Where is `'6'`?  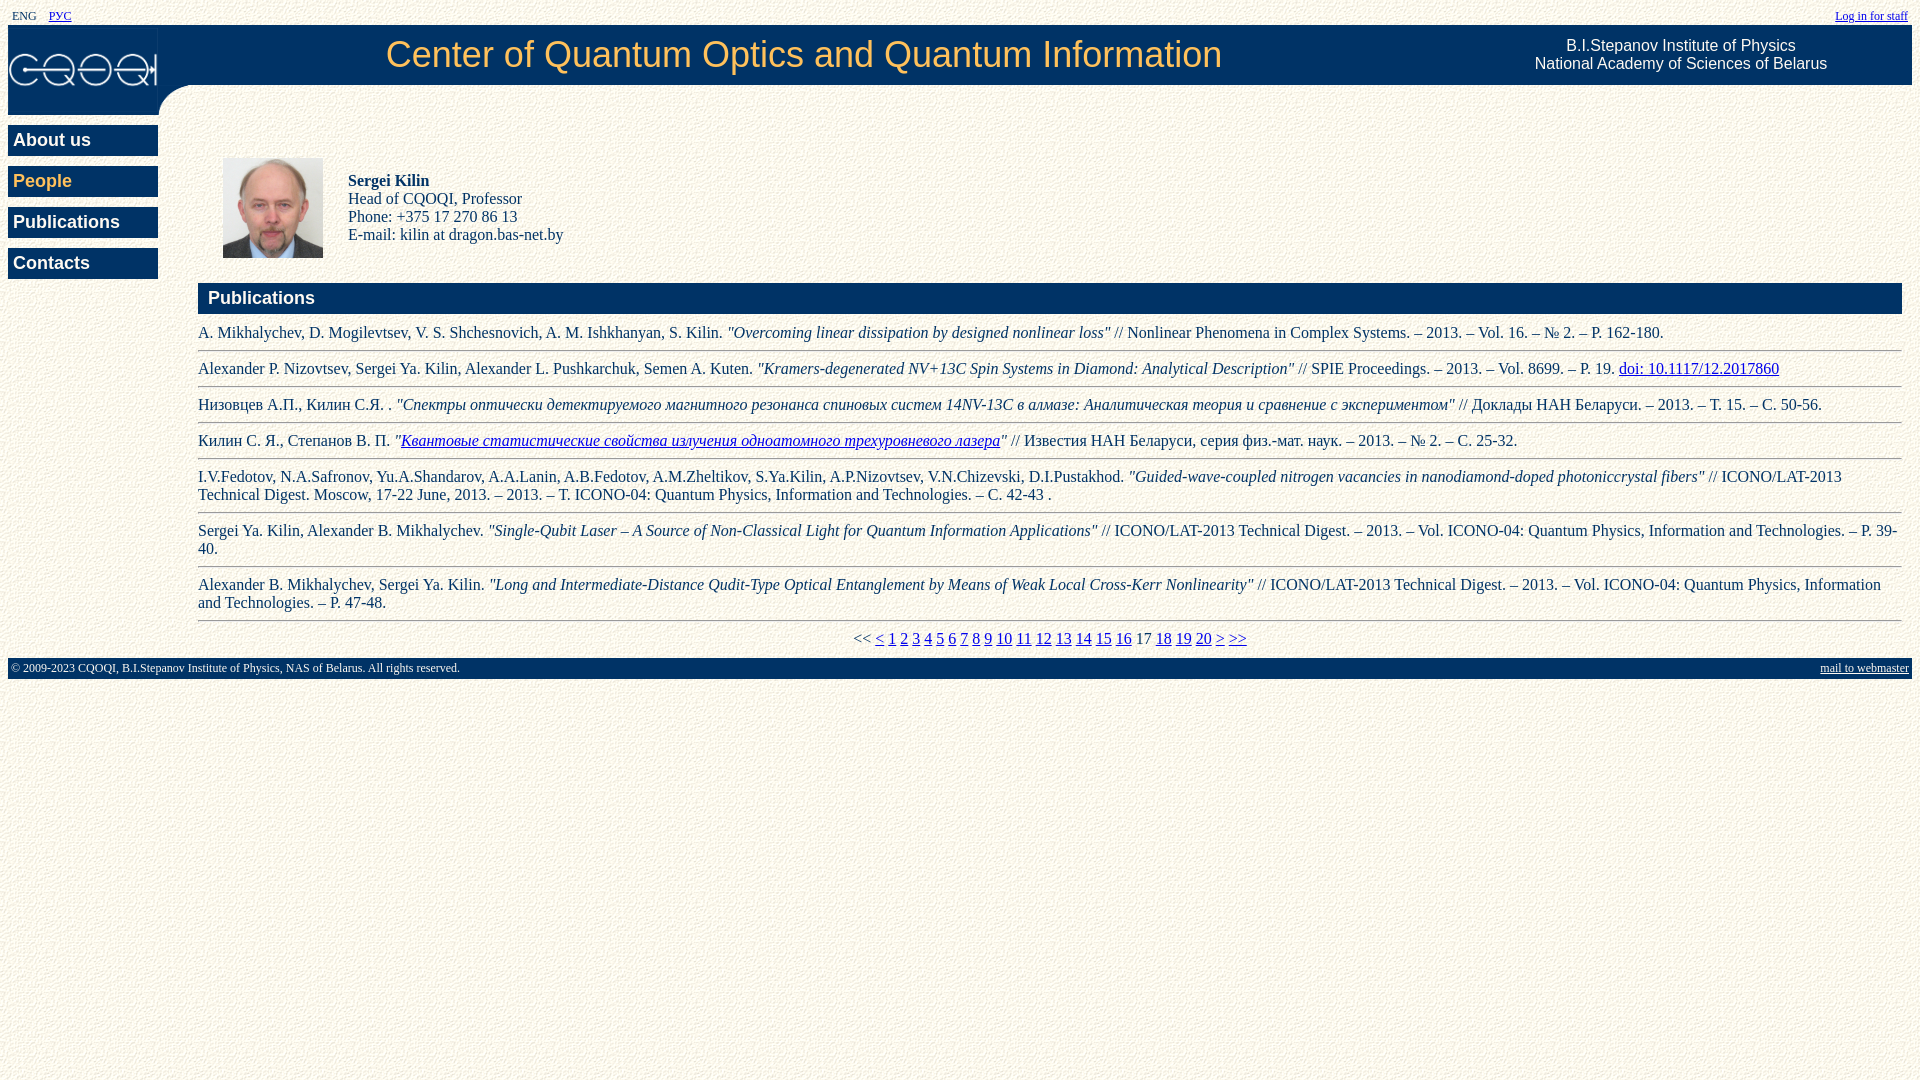
'6' is located at coordinates (950, 638).